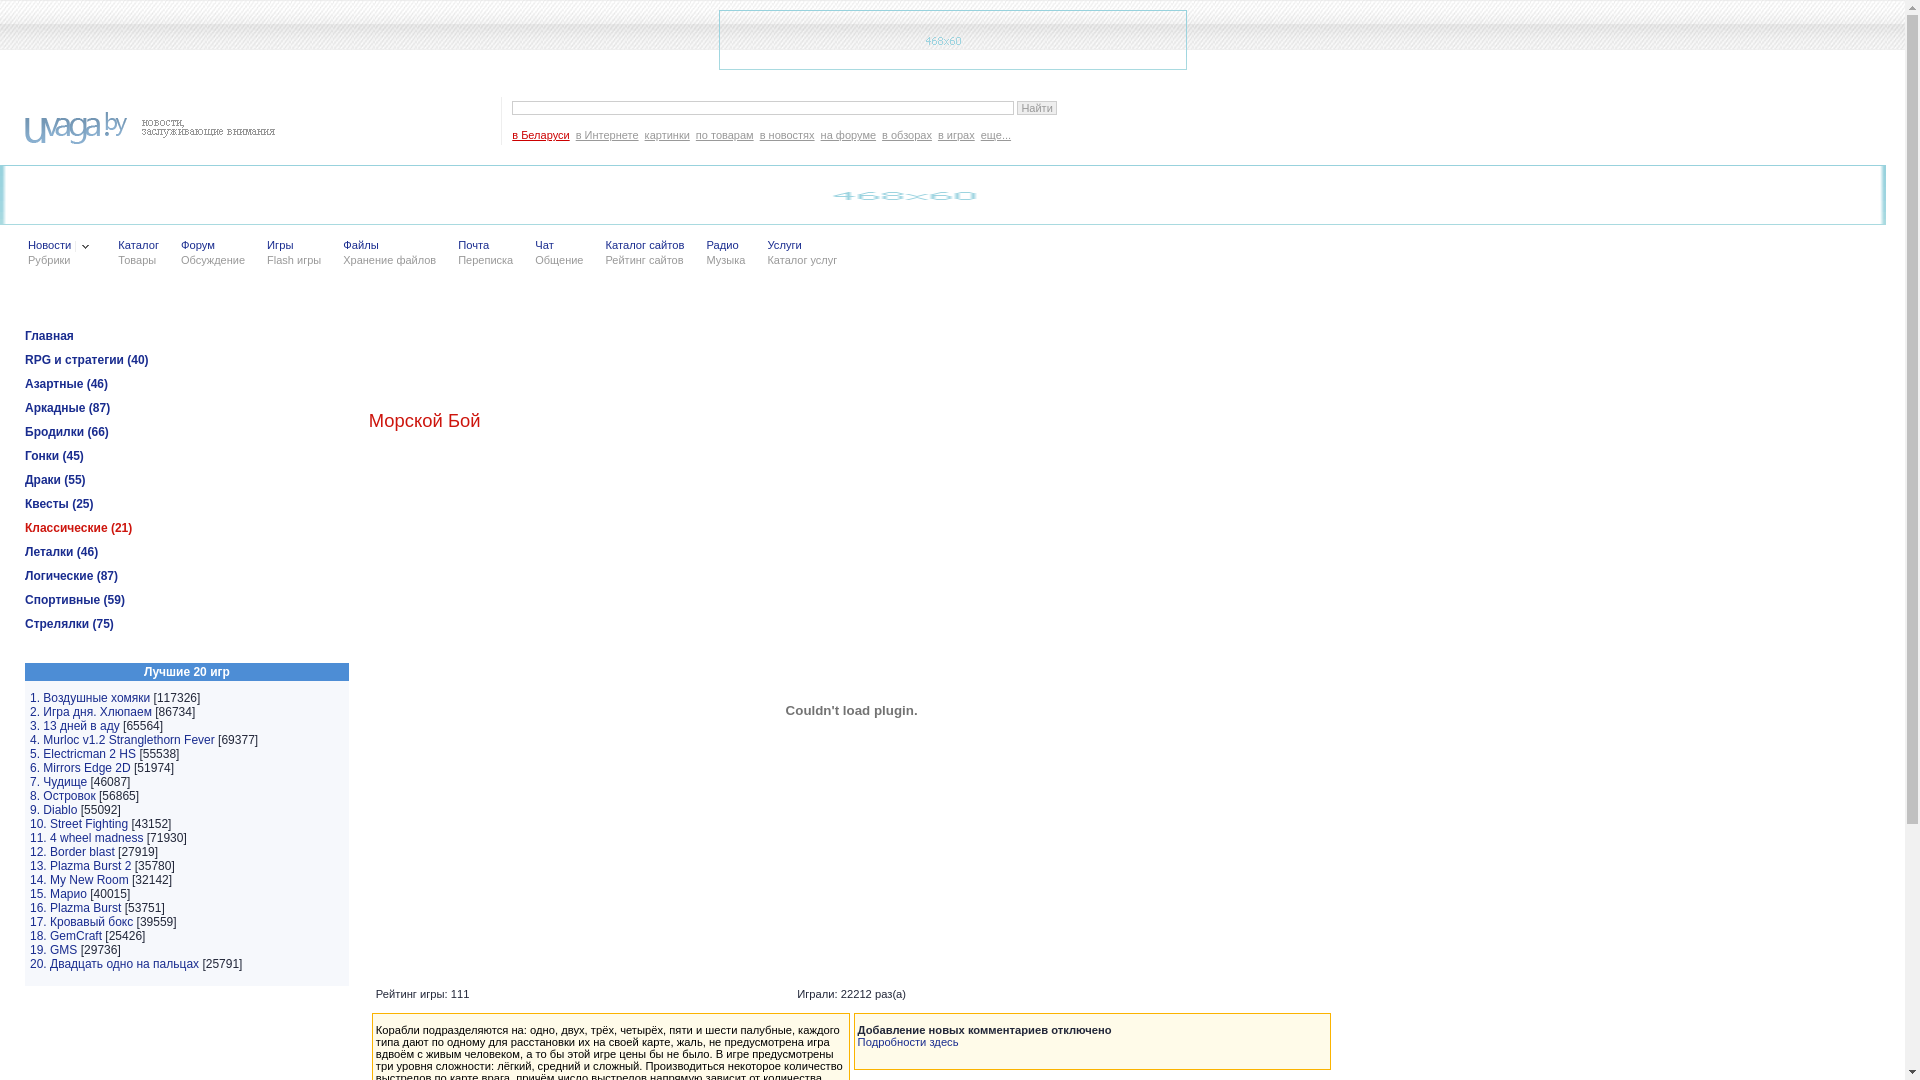 This screenshot has width=1920, height=1080. Describe the element at coordinates (121, 740) in the screenshot. I see `'4. Murloc v1.2 Stranglethorn Fever'` at that location.